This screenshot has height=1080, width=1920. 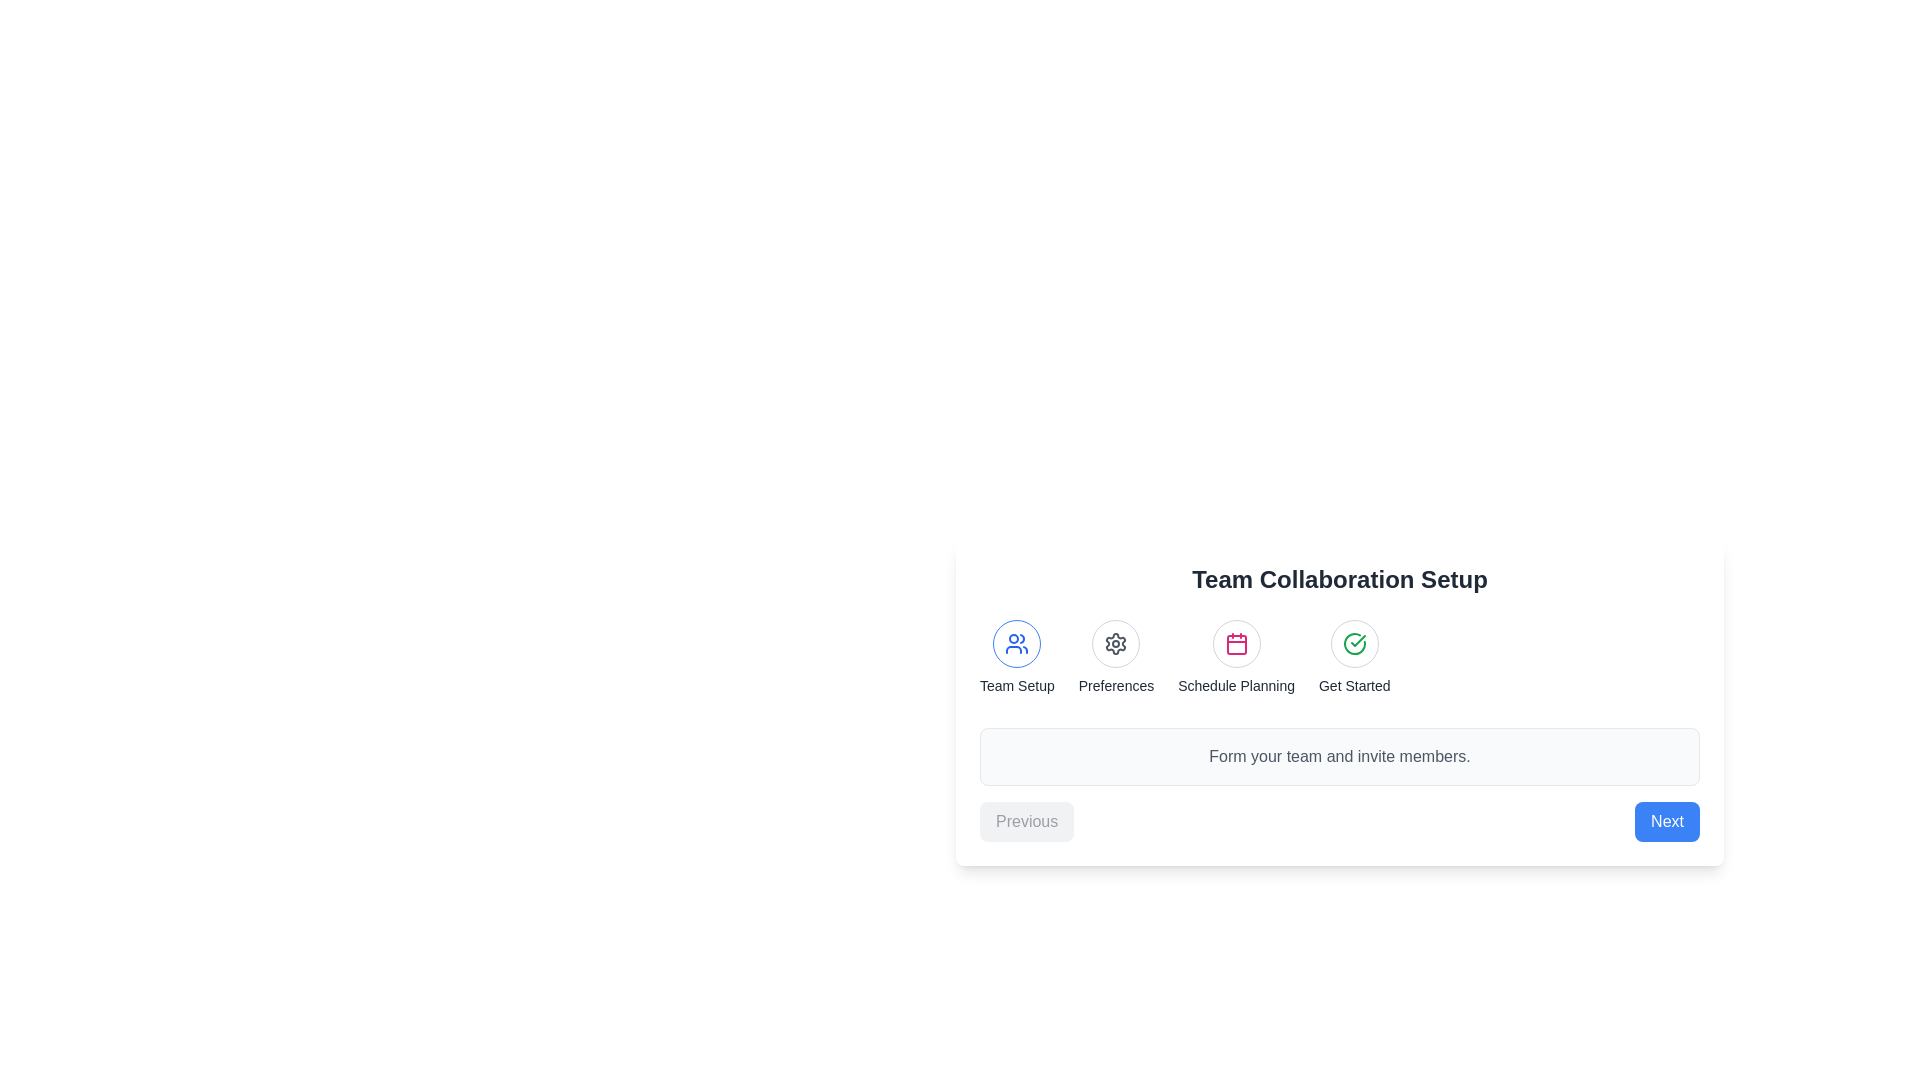 I want to click on the tabbed menu options labeled 'Team Setup', 'Preferences', 'Schedule Planning', and 'Get Started', so click(x=1339, y=658).